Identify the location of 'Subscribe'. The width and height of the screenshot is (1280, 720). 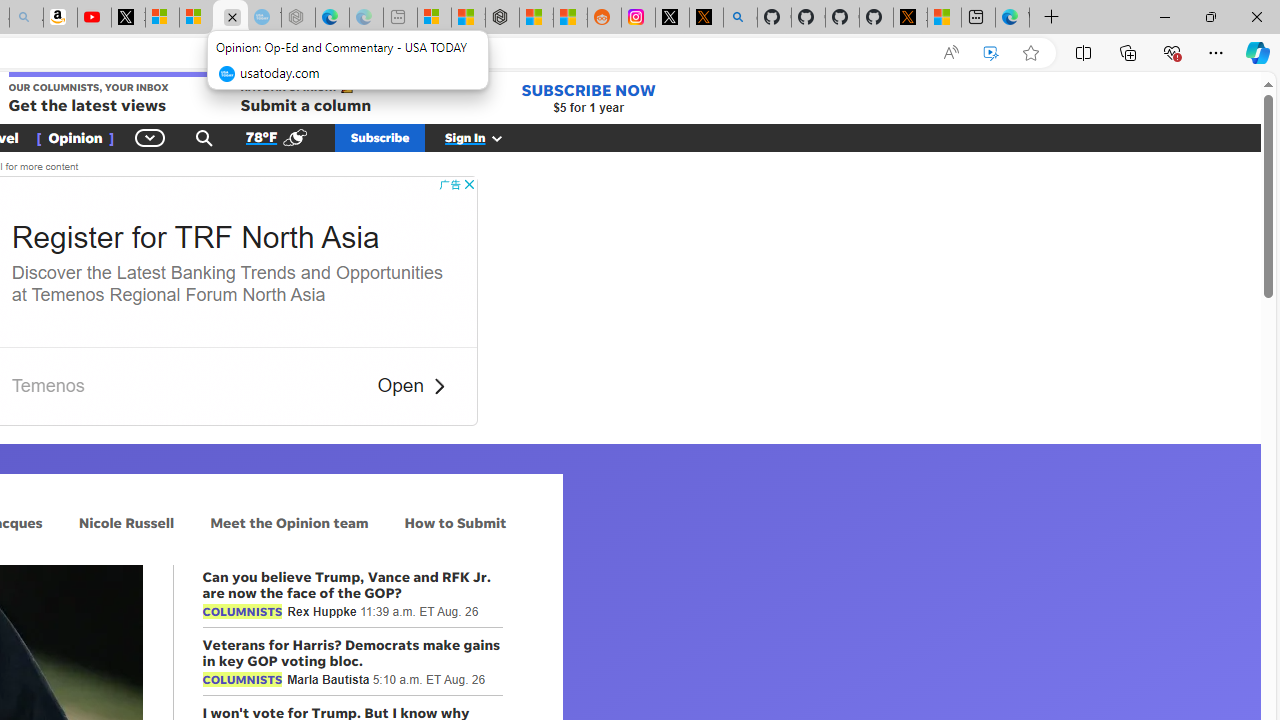
(380, 136).